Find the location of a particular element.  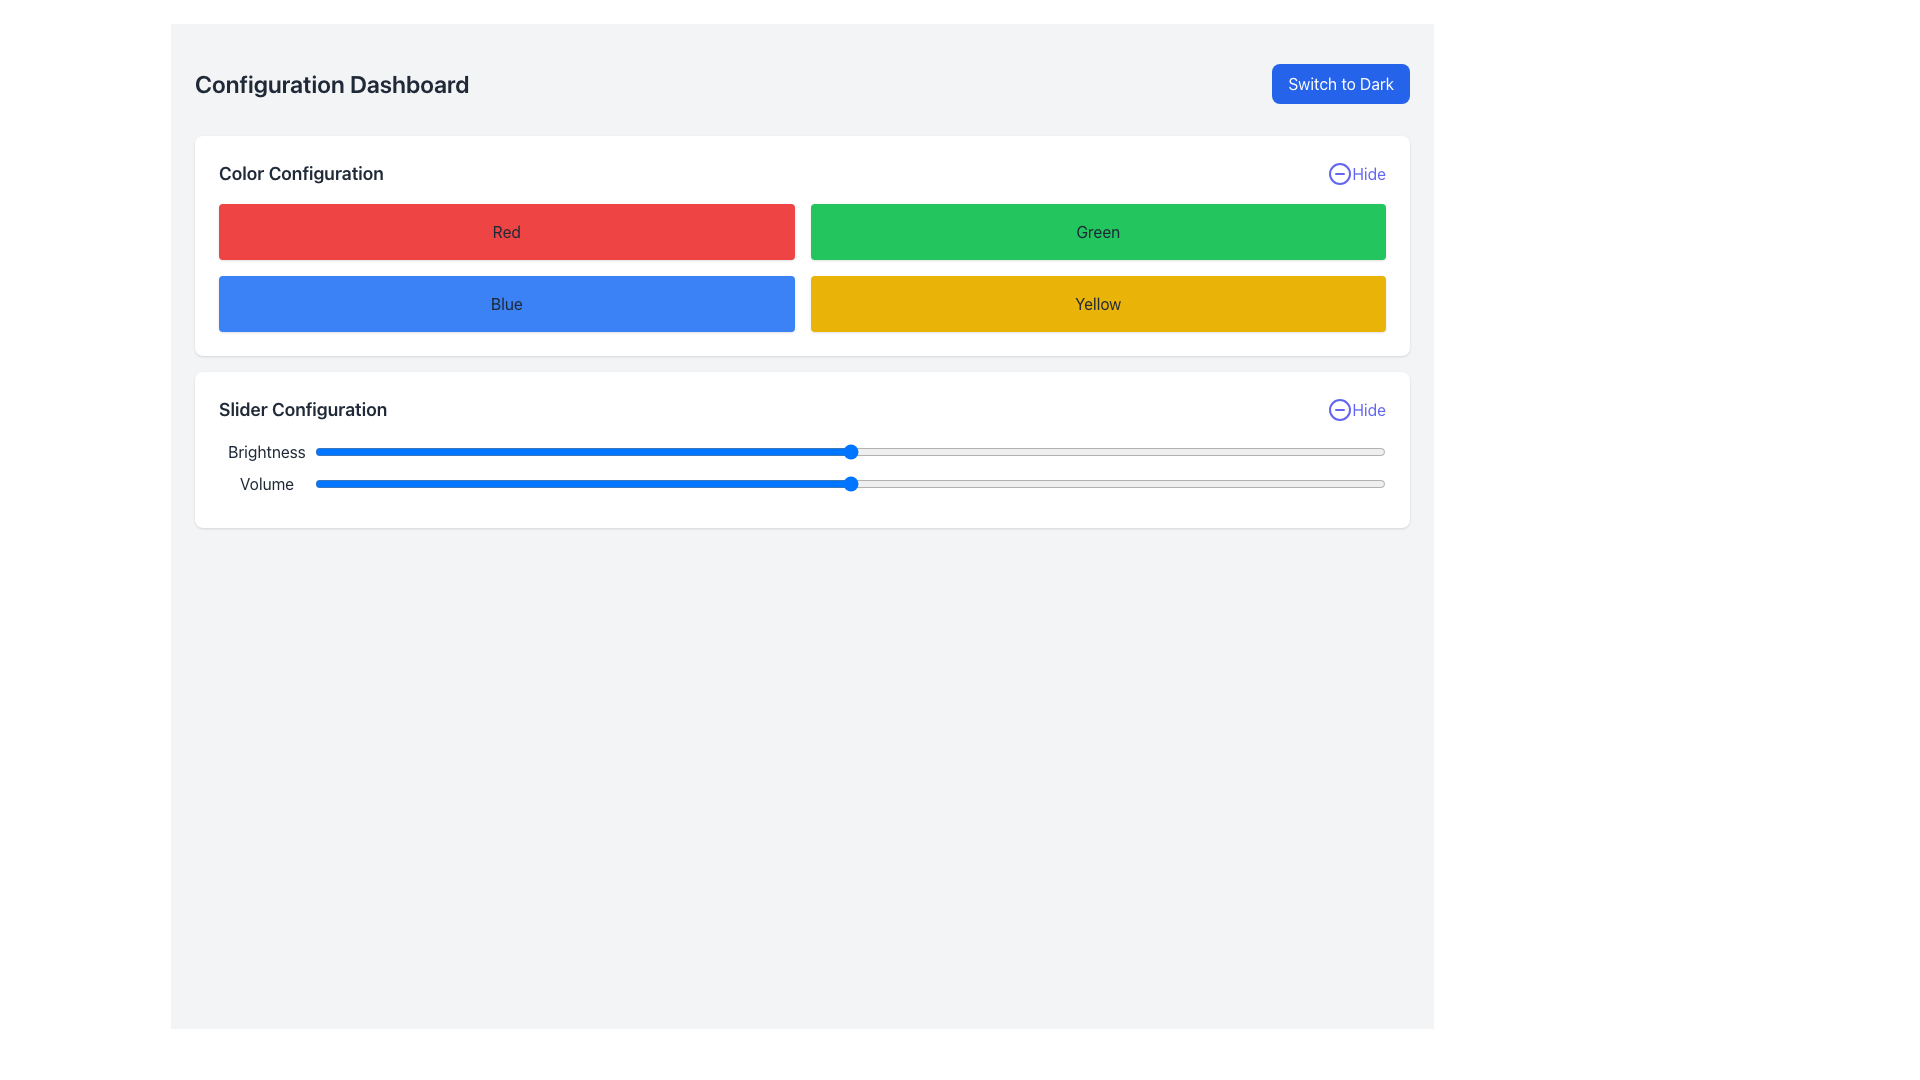

the slider value is located at coordinates (839, 483).